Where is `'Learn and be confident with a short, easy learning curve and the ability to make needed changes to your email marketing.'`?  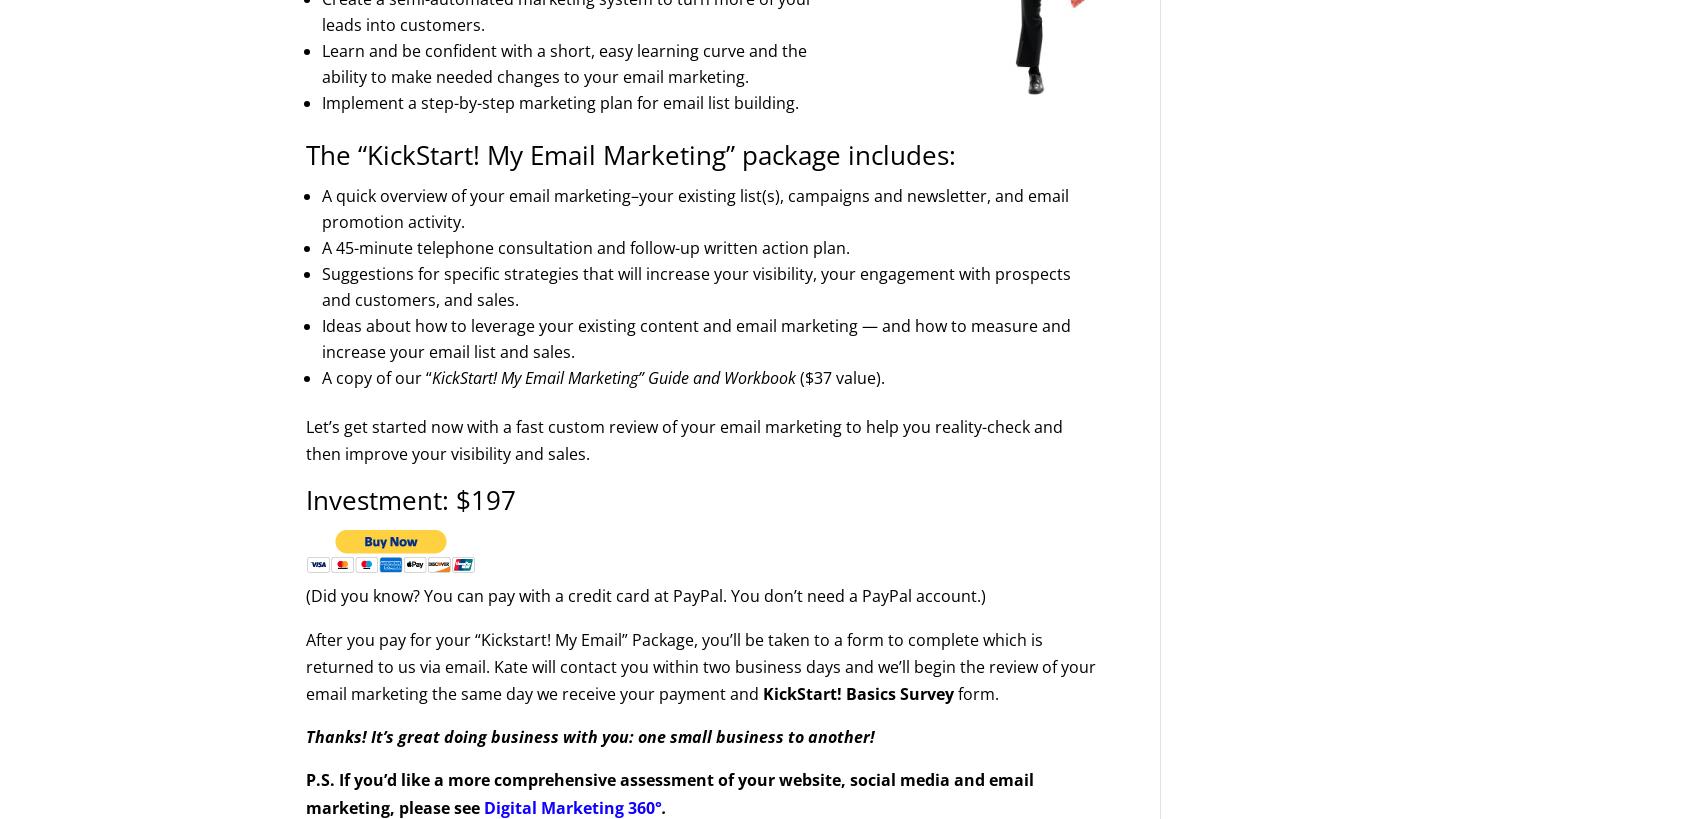 'Learn and be confident with a short, easy learning curve and the ability to make needed changes to your email marketing.' is located at coordinates (564, 63).